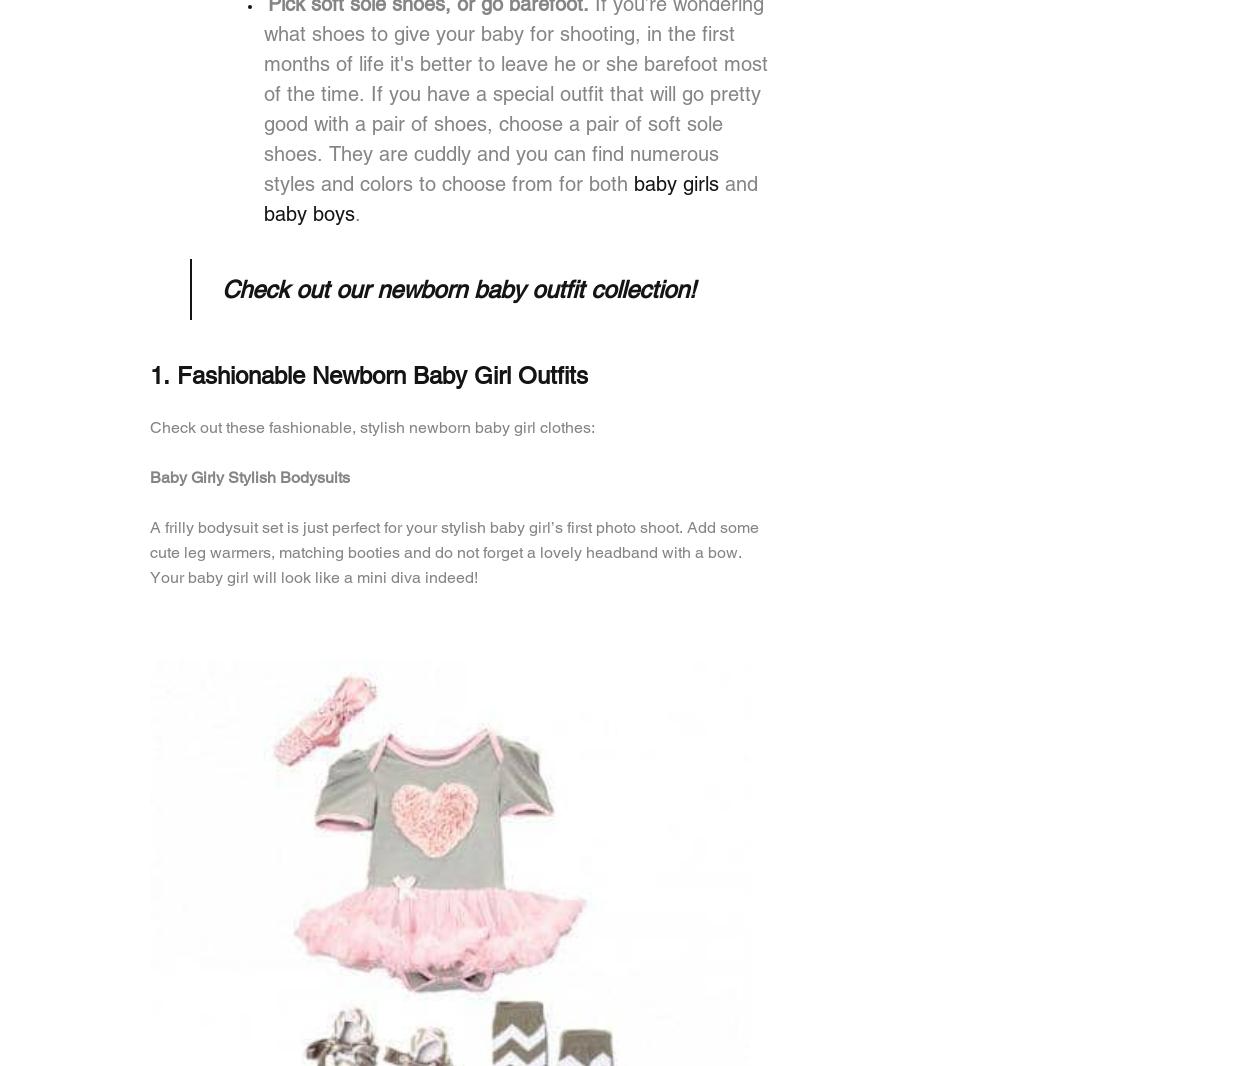 The width and height of the screenshot is (1250, 1066). What do you see at coordinates (533, 289) in the screenshot?
I see `'newborn baby outfit collection'` at bounding box center [533, 289].